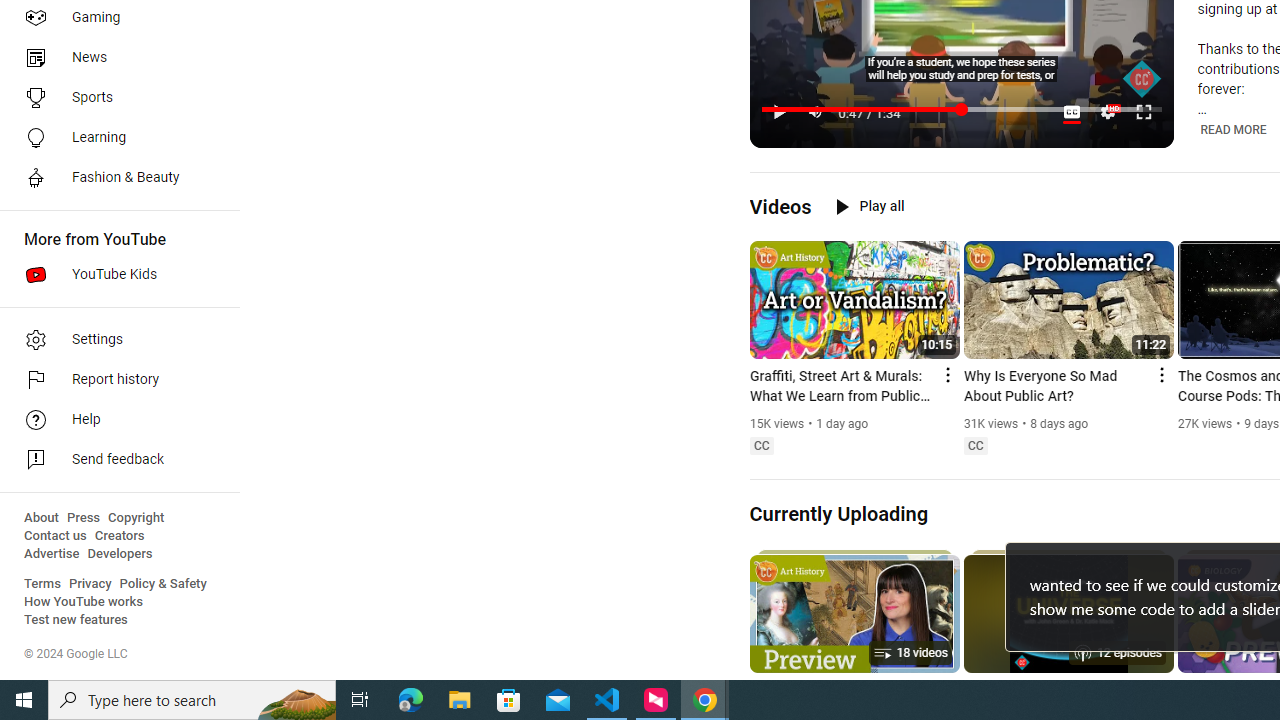 The width and height of the screenshot is (1280, 720). I want to click on 'Closed captions', so click(975, 445).